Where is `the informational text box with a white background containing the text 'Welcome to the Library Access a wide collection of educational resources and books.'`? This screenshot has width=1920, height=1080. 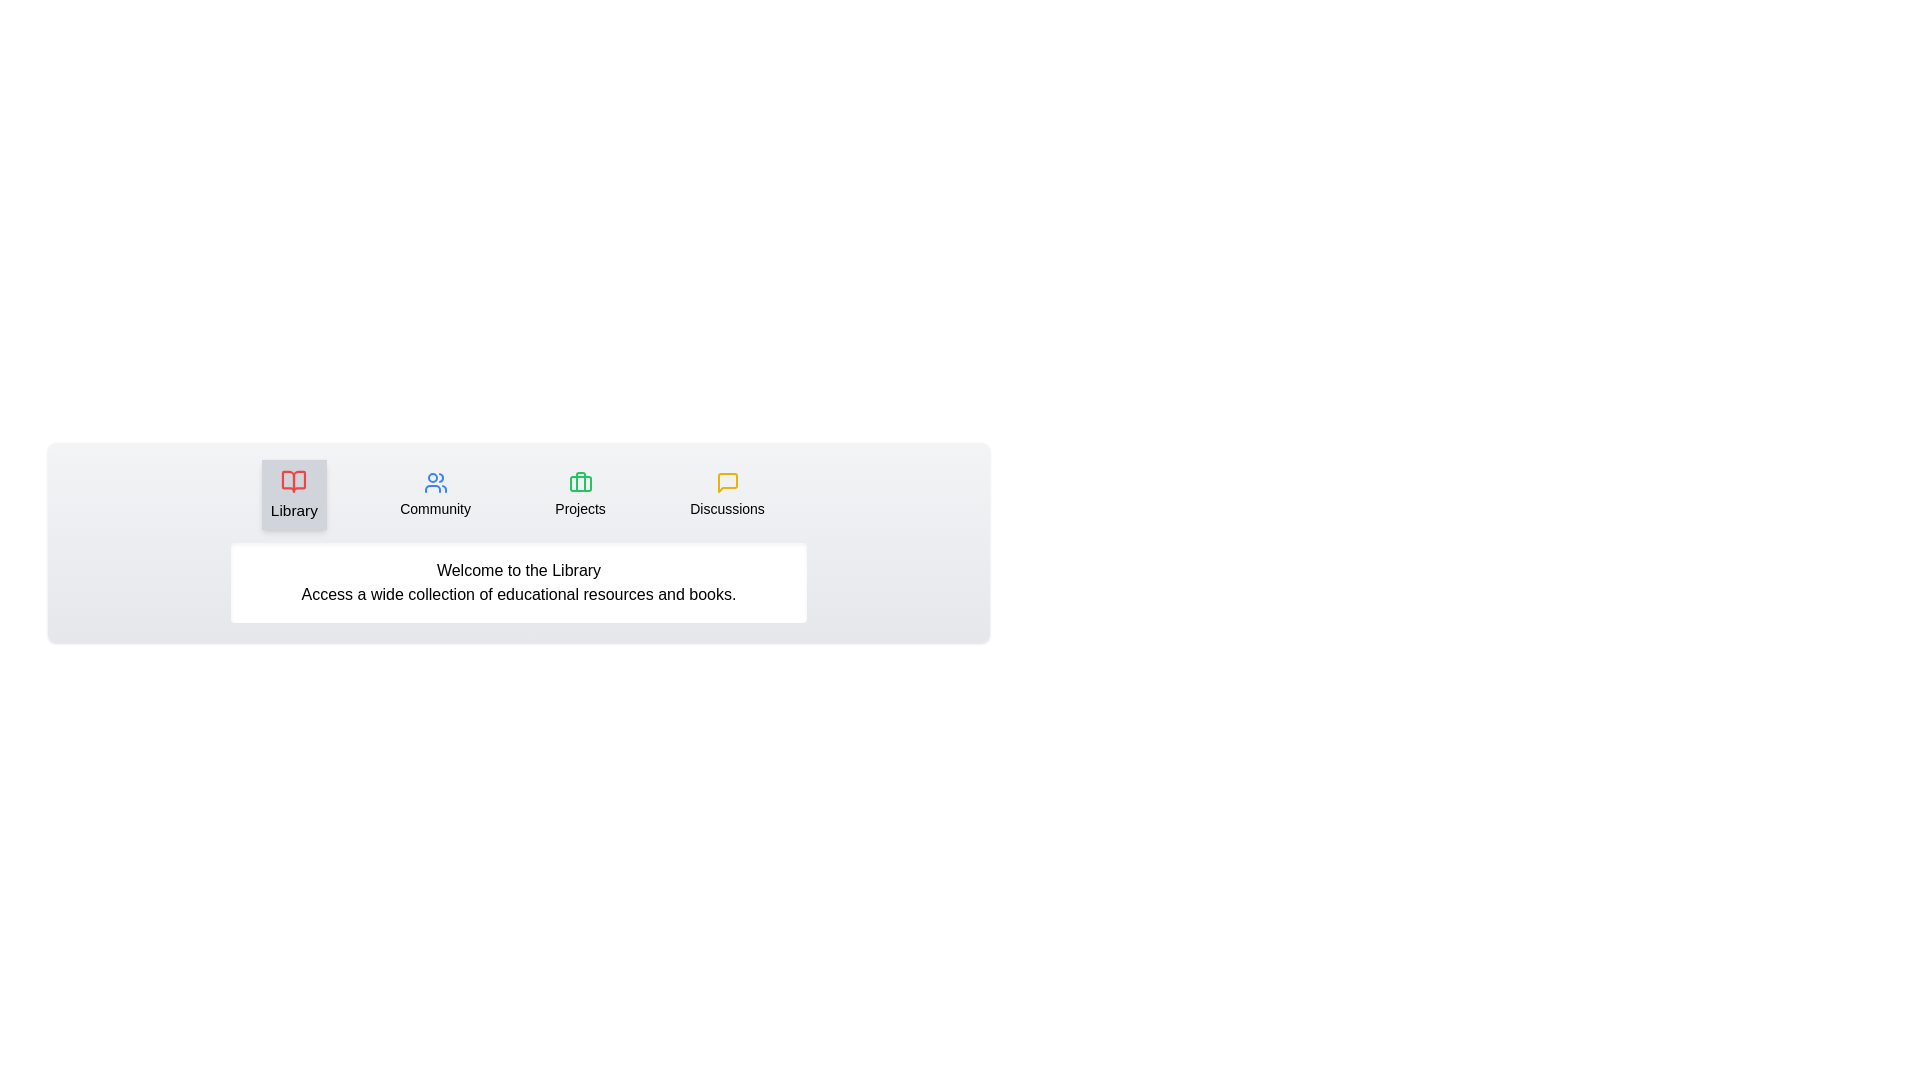 the informational text box with a white background containing the text 'Welcome to the Library Access a wide collection of educational resources and books.' is located at coordinates (518, 582).